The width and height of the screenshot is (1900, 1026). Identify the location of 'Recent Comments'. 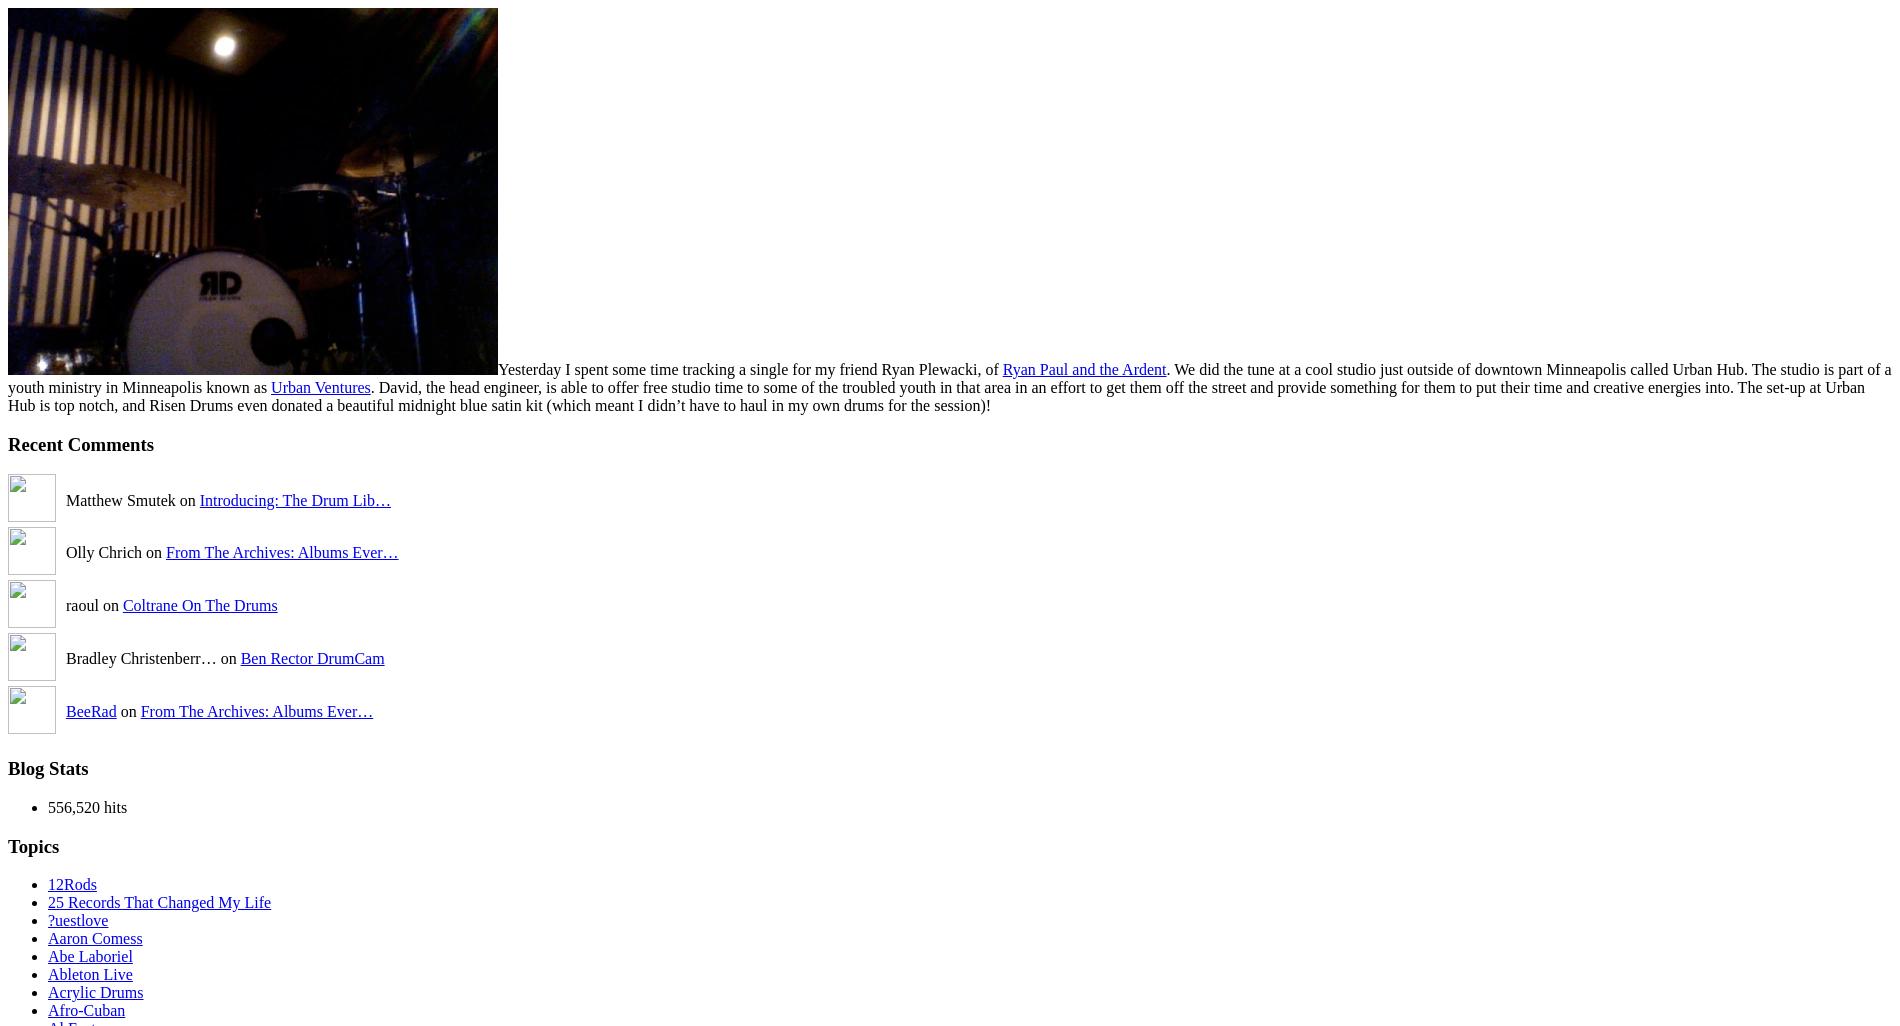
(80, 443).